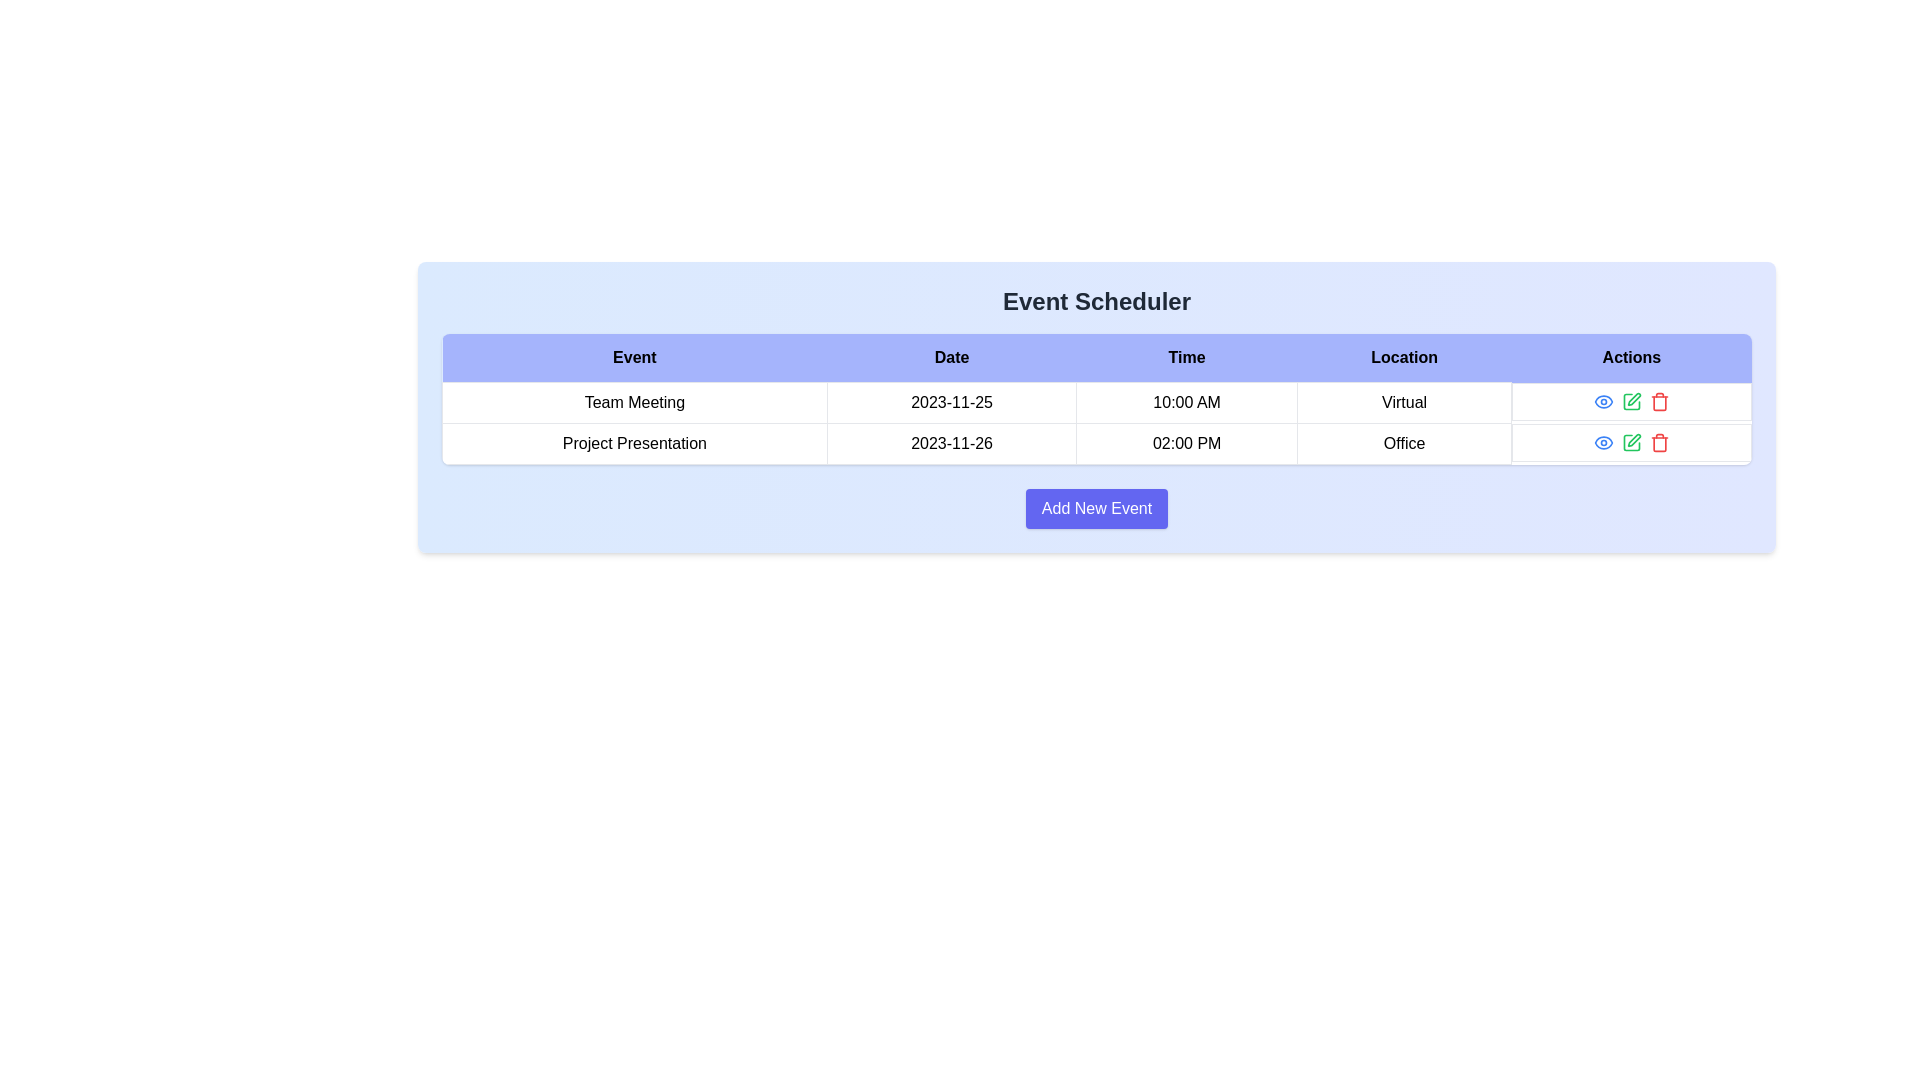 This screenshot has width=1920, height=1080. Describe the element at coordinates (1660, 441) in the screenshot. I see `the red-colored trash icon button located in the rightmost column under 'Actions' in the second row of the table` at that location.